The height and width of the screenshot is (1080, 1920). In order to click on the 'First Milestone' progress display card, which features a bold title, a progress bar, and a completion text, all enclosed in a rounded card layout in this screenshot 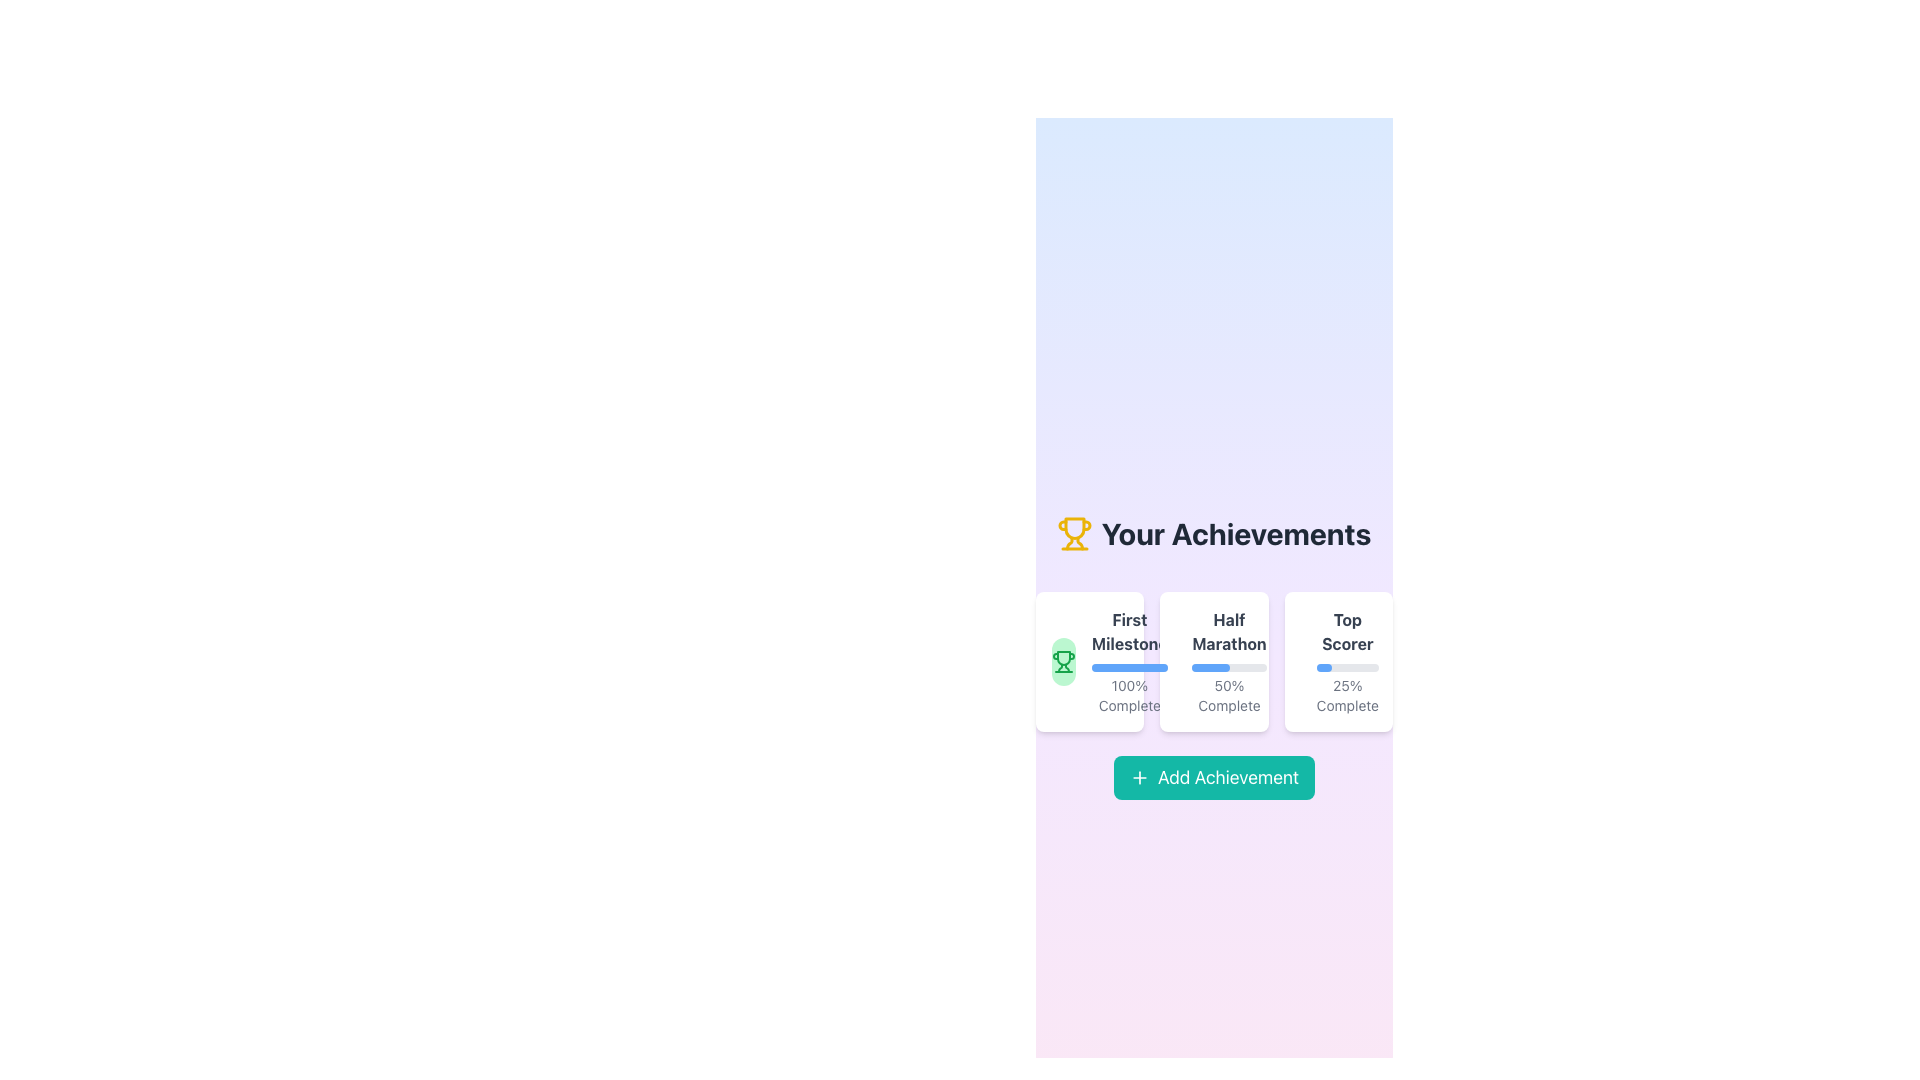, I will do `click(1129, 662)`.